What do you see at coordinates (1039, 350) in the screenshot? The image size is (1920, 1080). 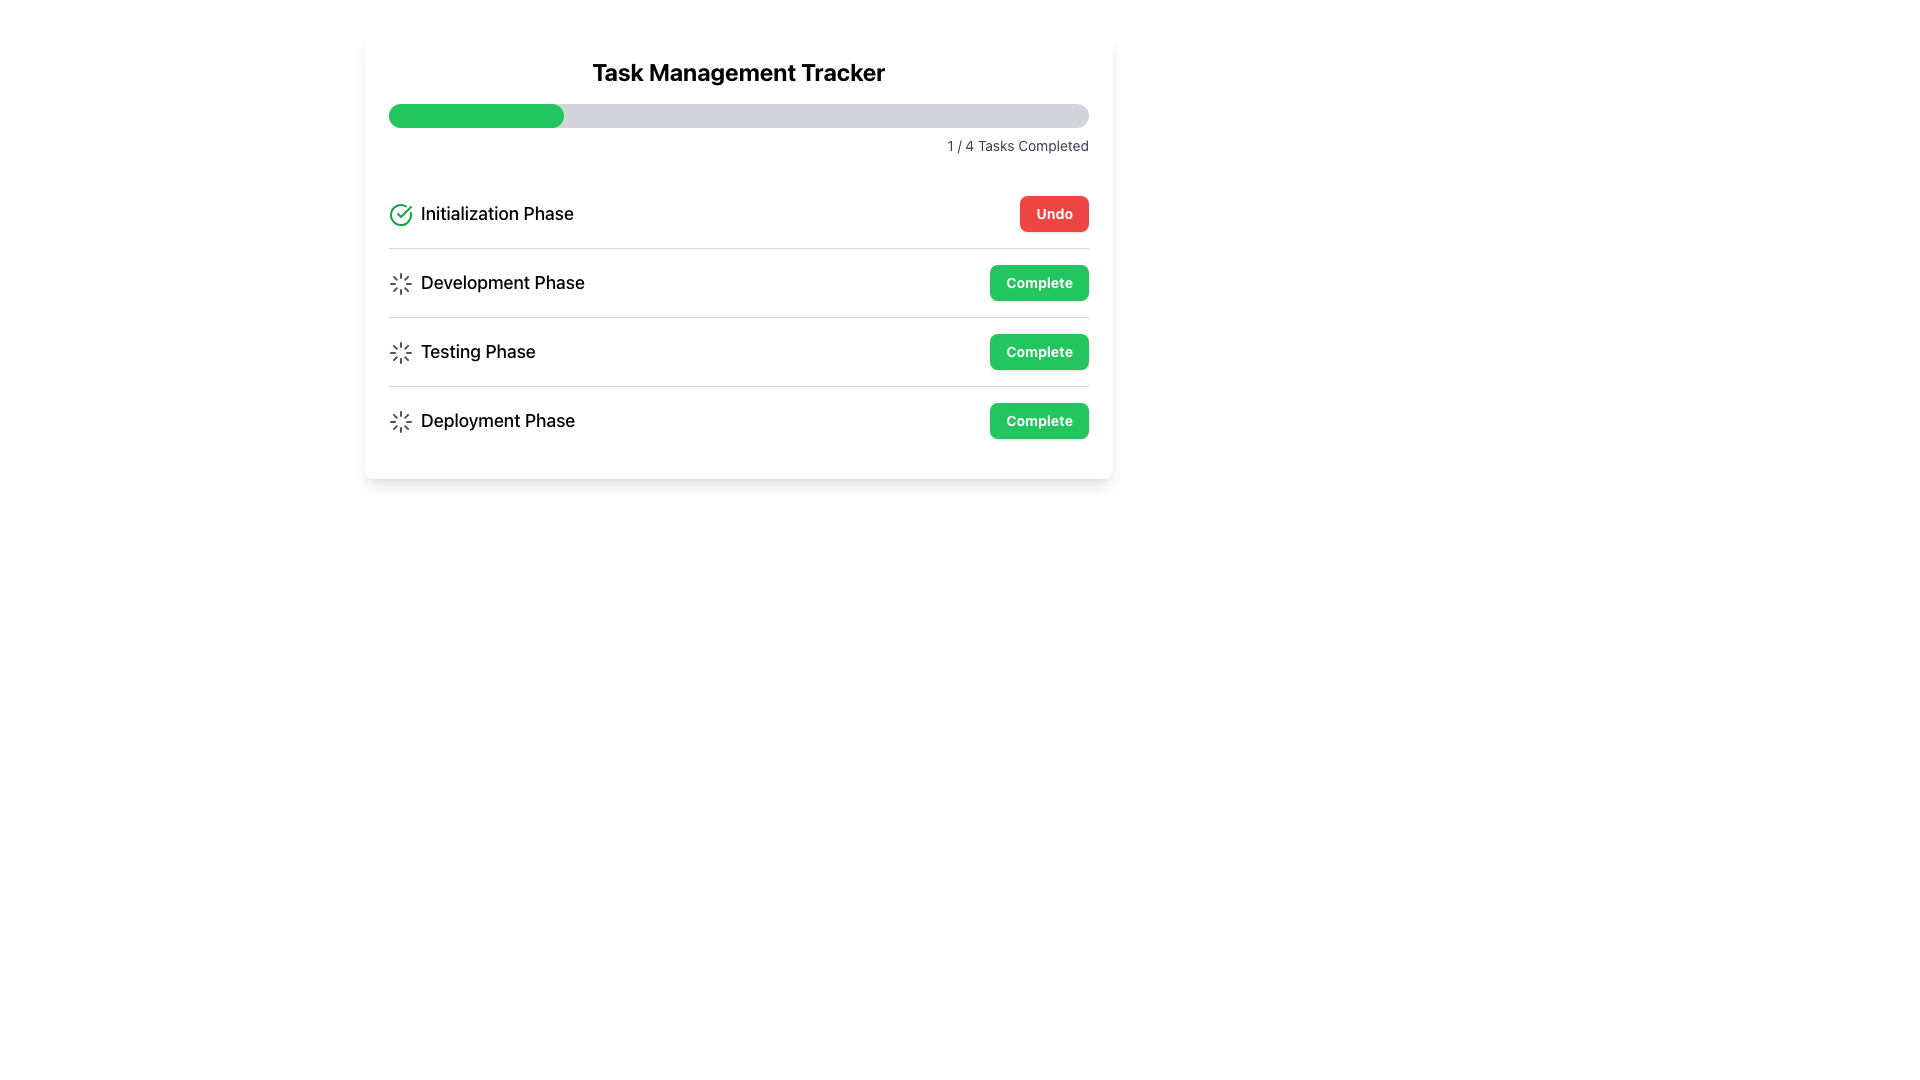 I see `the button that marks the 'Testing Phase' as completed` at bounding box center [1039, 350].